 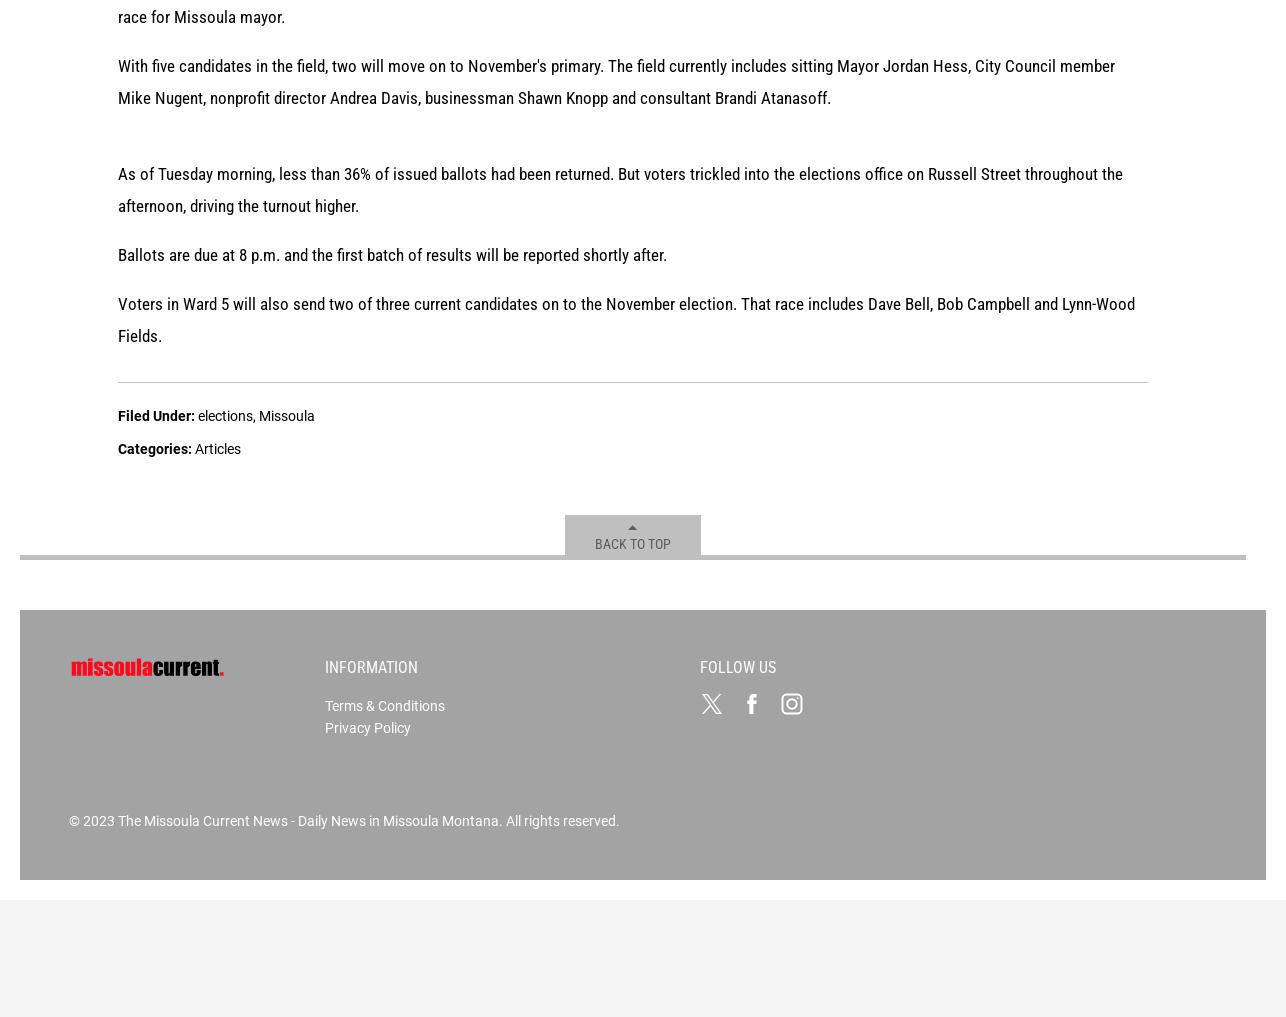 What do you see at coordinates (619, 485) in the screenshot?
I see `'As of Tuesday morning, less than 36% of issued ballots had been returned. But voters trickled into the elections office on Russell Street throughout the afternoon, driving the turnout higher.'` at bounding box center [619, 485].